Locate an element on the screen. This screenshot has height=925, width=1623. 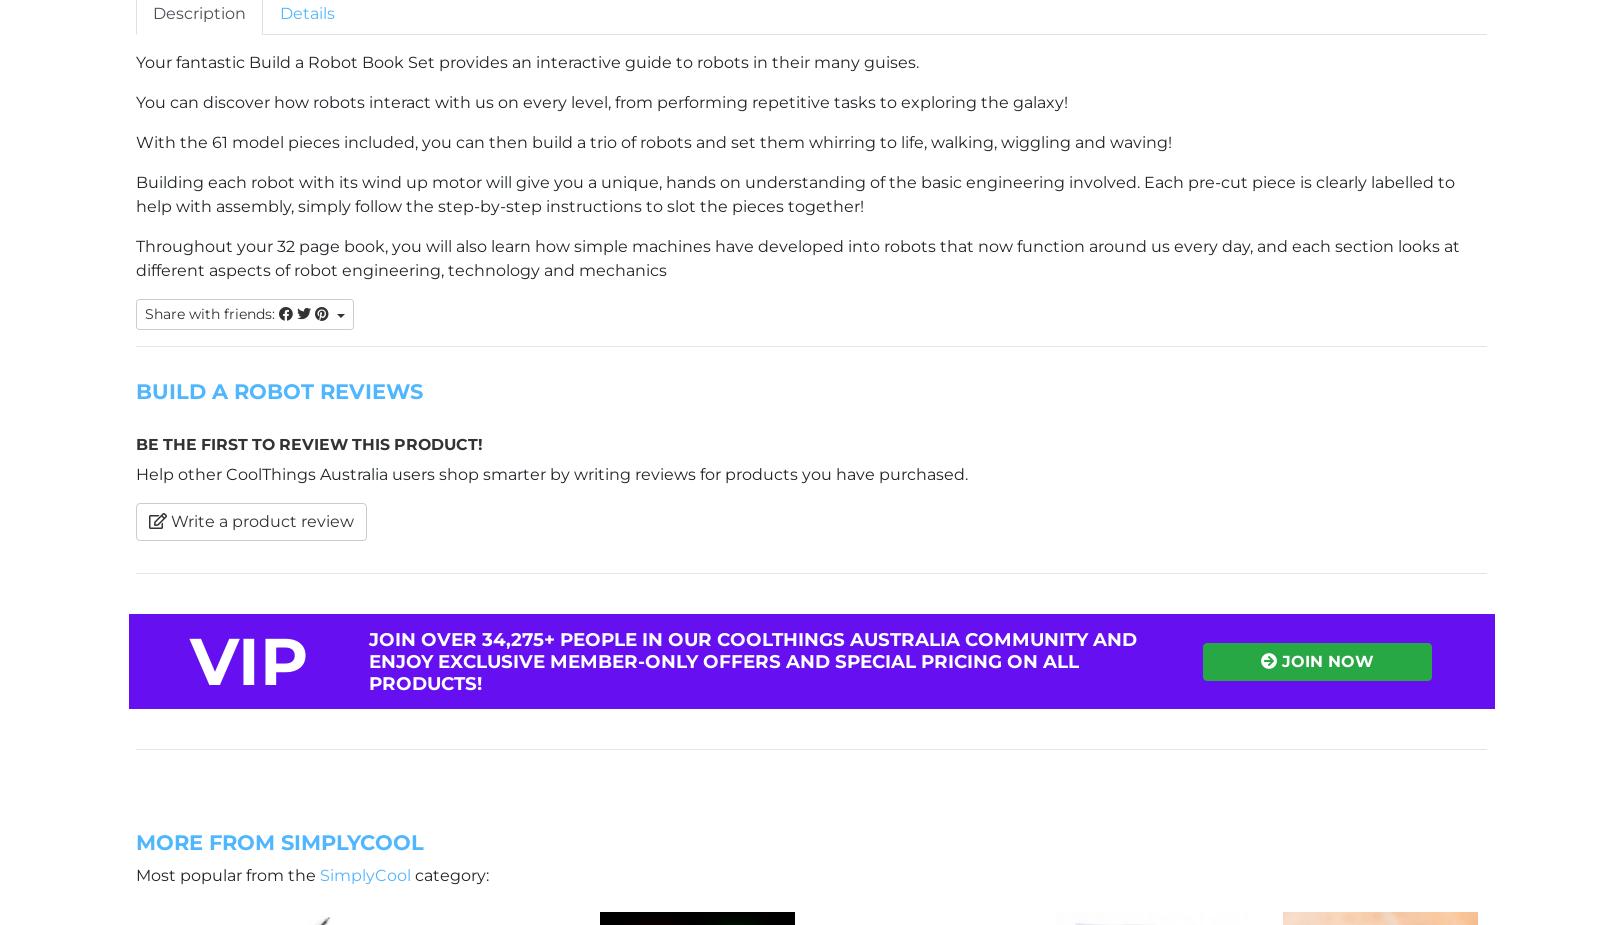
'Help other CoolThings Australia users shop smarter by writing reviews for products you have purchased.' is located at coordinates (551, 474).